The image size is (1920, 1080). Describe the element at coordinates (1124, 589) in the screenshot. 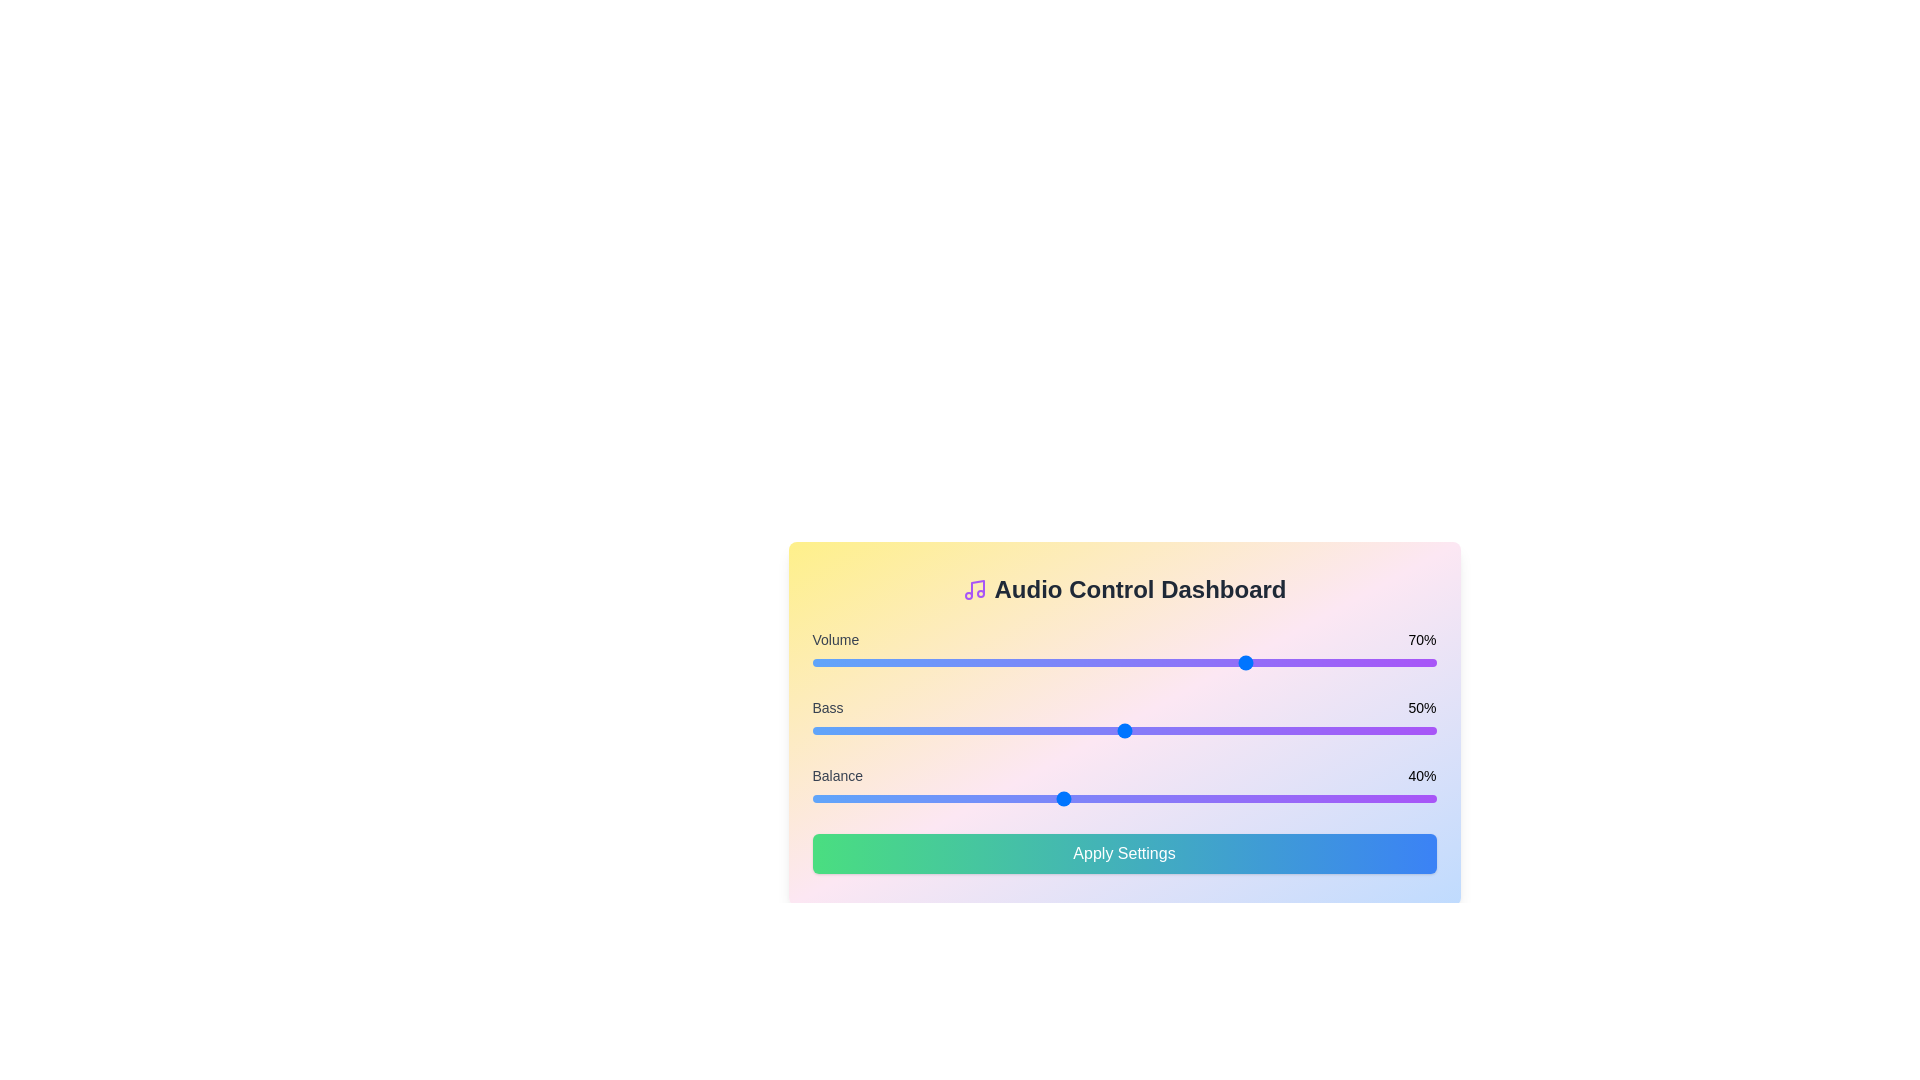

I see `title or header text of the audio control settings module, which is located at the top section of the gradient-styled card containing audio control options` at that location.